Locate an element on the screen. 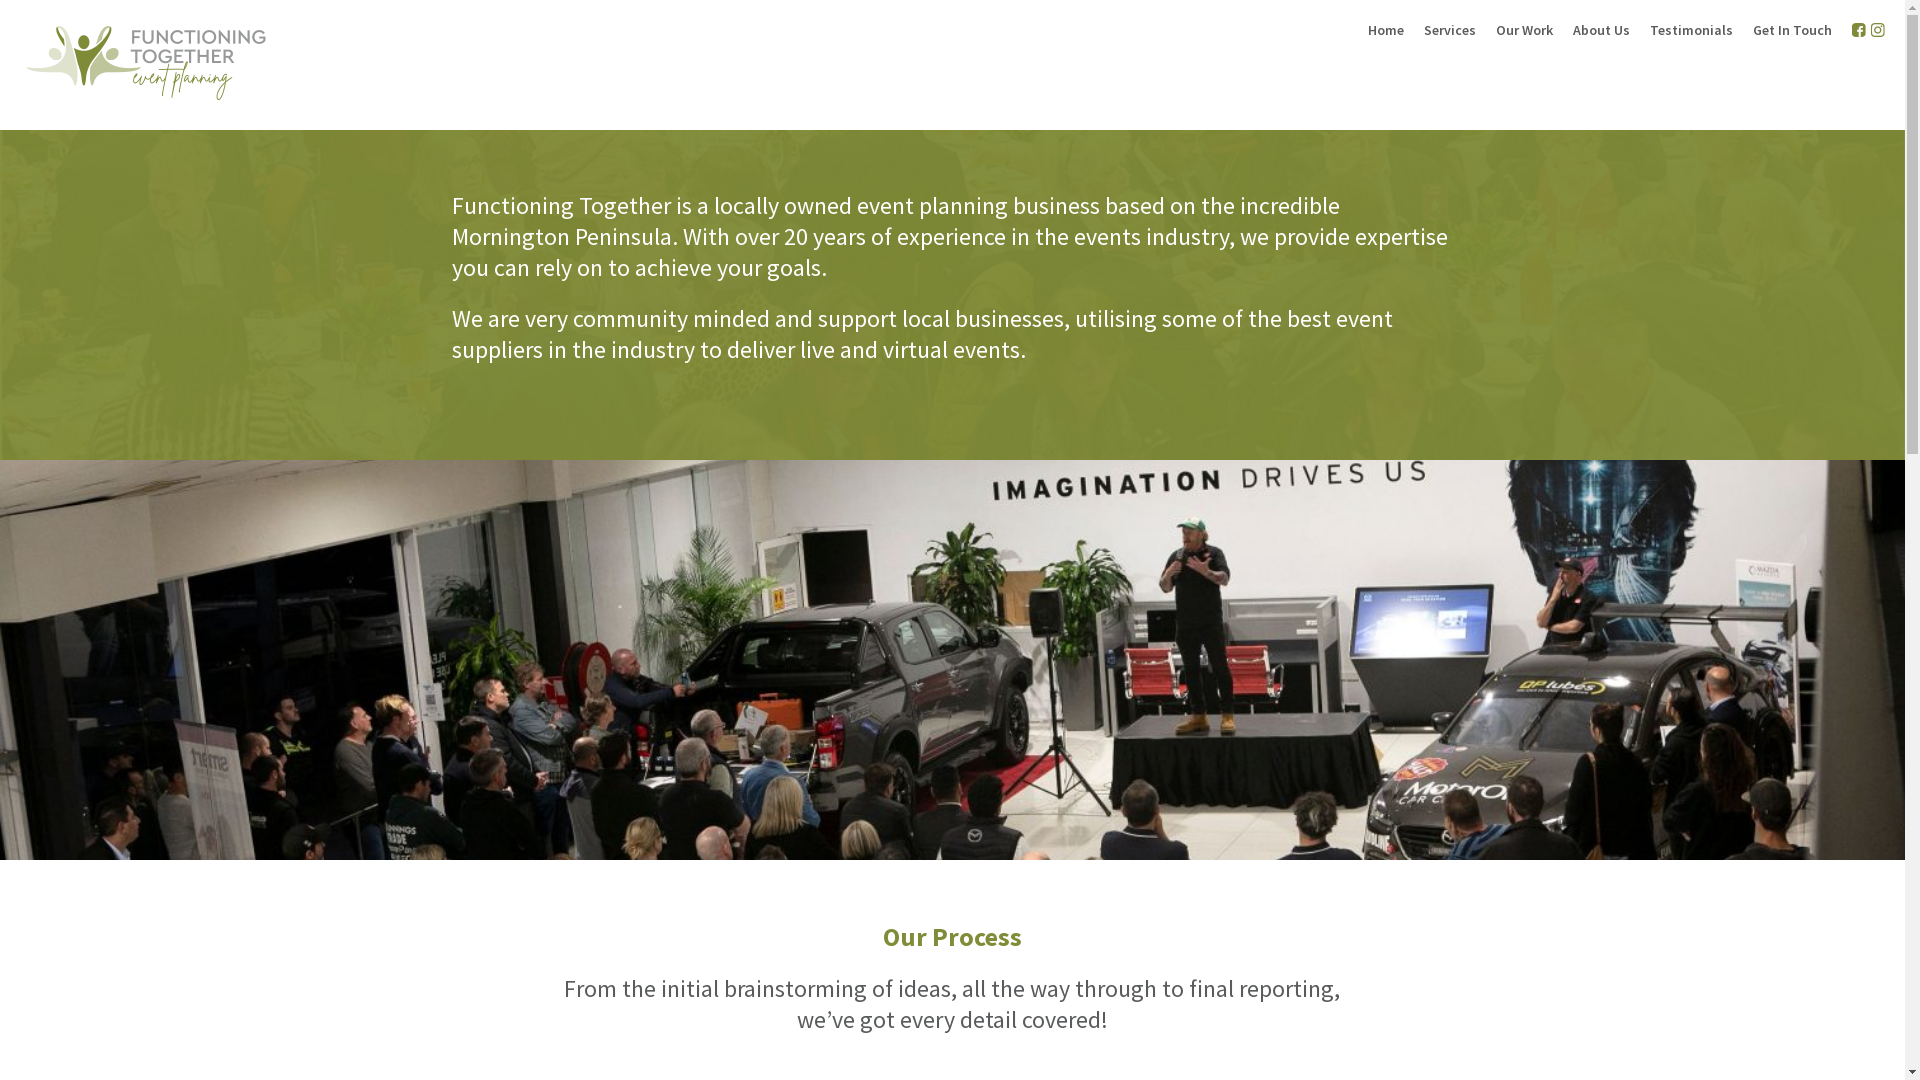 The image size is (1920, 1080). 'Get In Touch' is located at coordinates (1792, 30).